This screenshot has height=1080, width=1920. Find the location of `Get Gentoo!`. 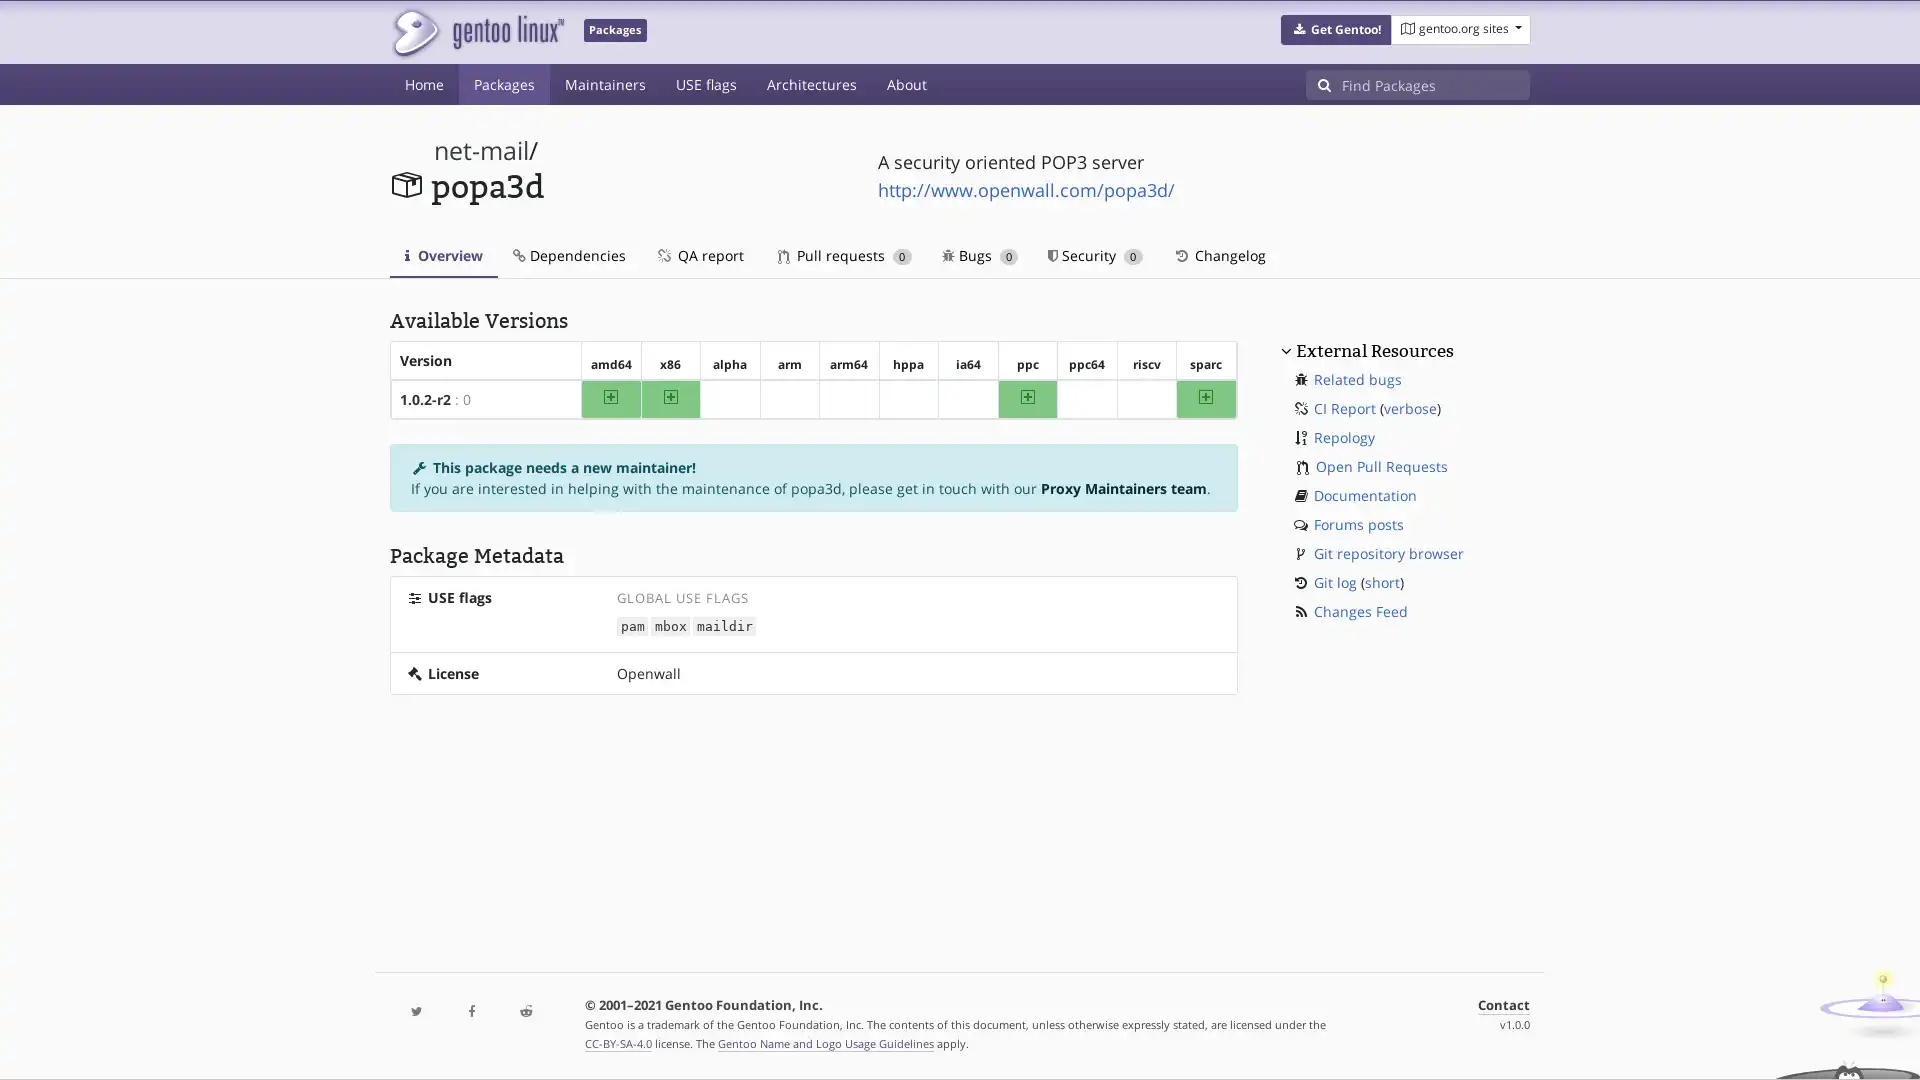

Get Gentoo! is located at coordinates (1335, 30).